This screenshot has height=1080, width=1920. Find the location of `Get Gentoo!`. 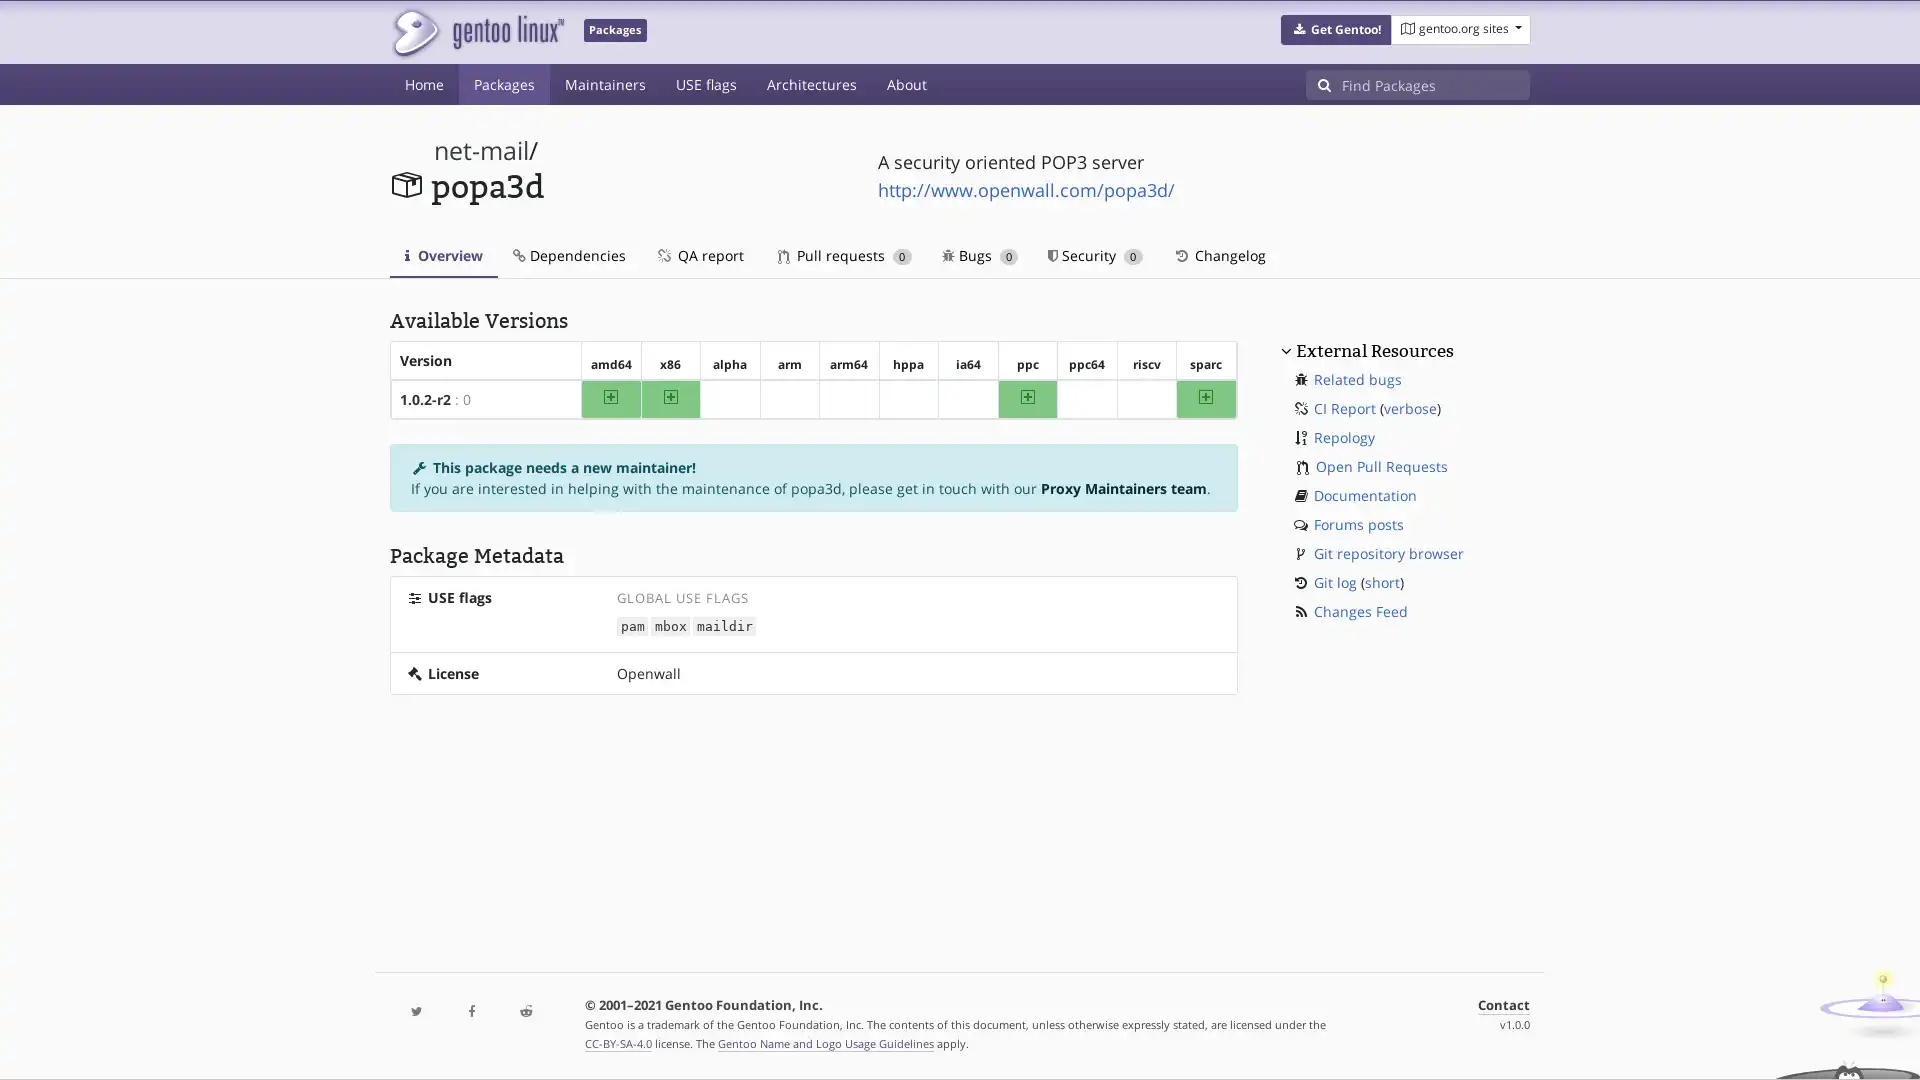

Get Gentoo! is located at coordinates (1335, 30).